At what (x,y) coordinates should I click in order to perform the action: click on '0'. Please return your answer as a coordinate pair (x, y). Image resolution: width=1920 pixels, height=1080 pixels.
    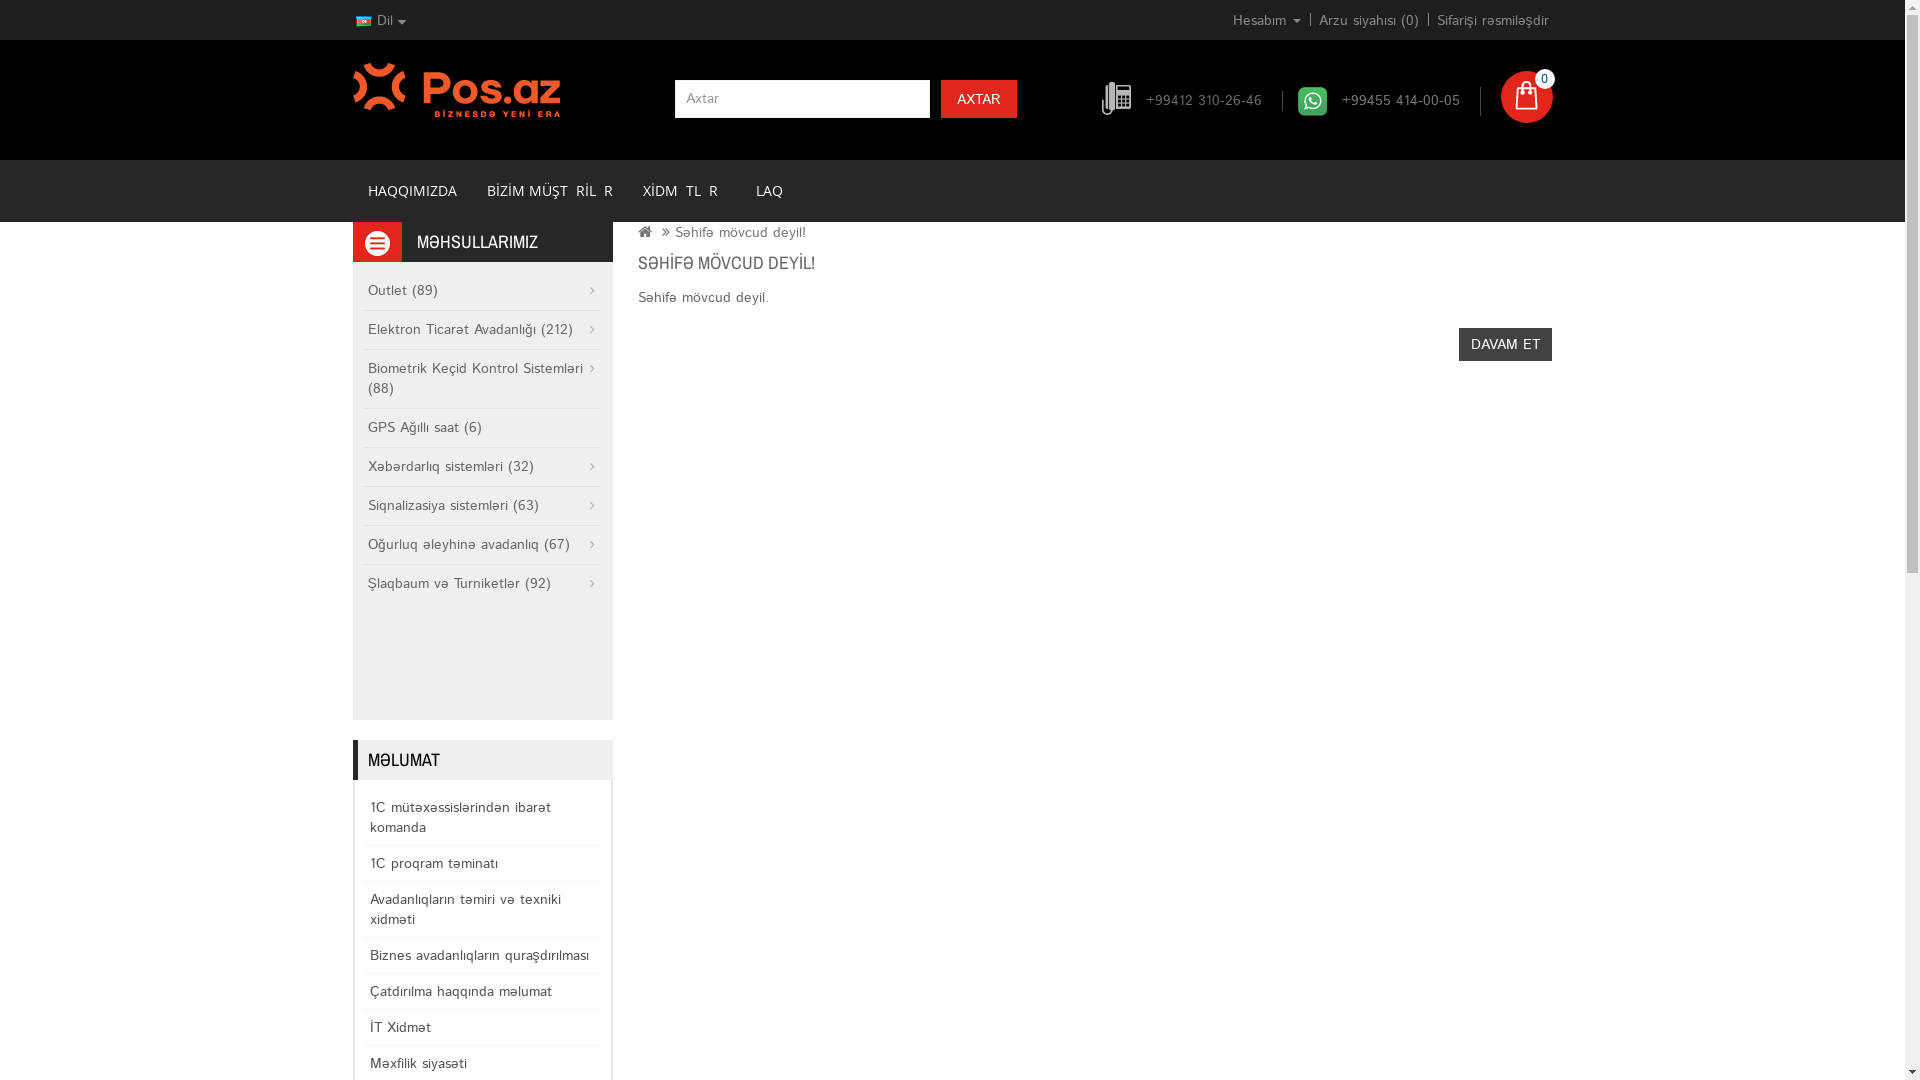
    Looking at the image, I should click on (1525, 96).